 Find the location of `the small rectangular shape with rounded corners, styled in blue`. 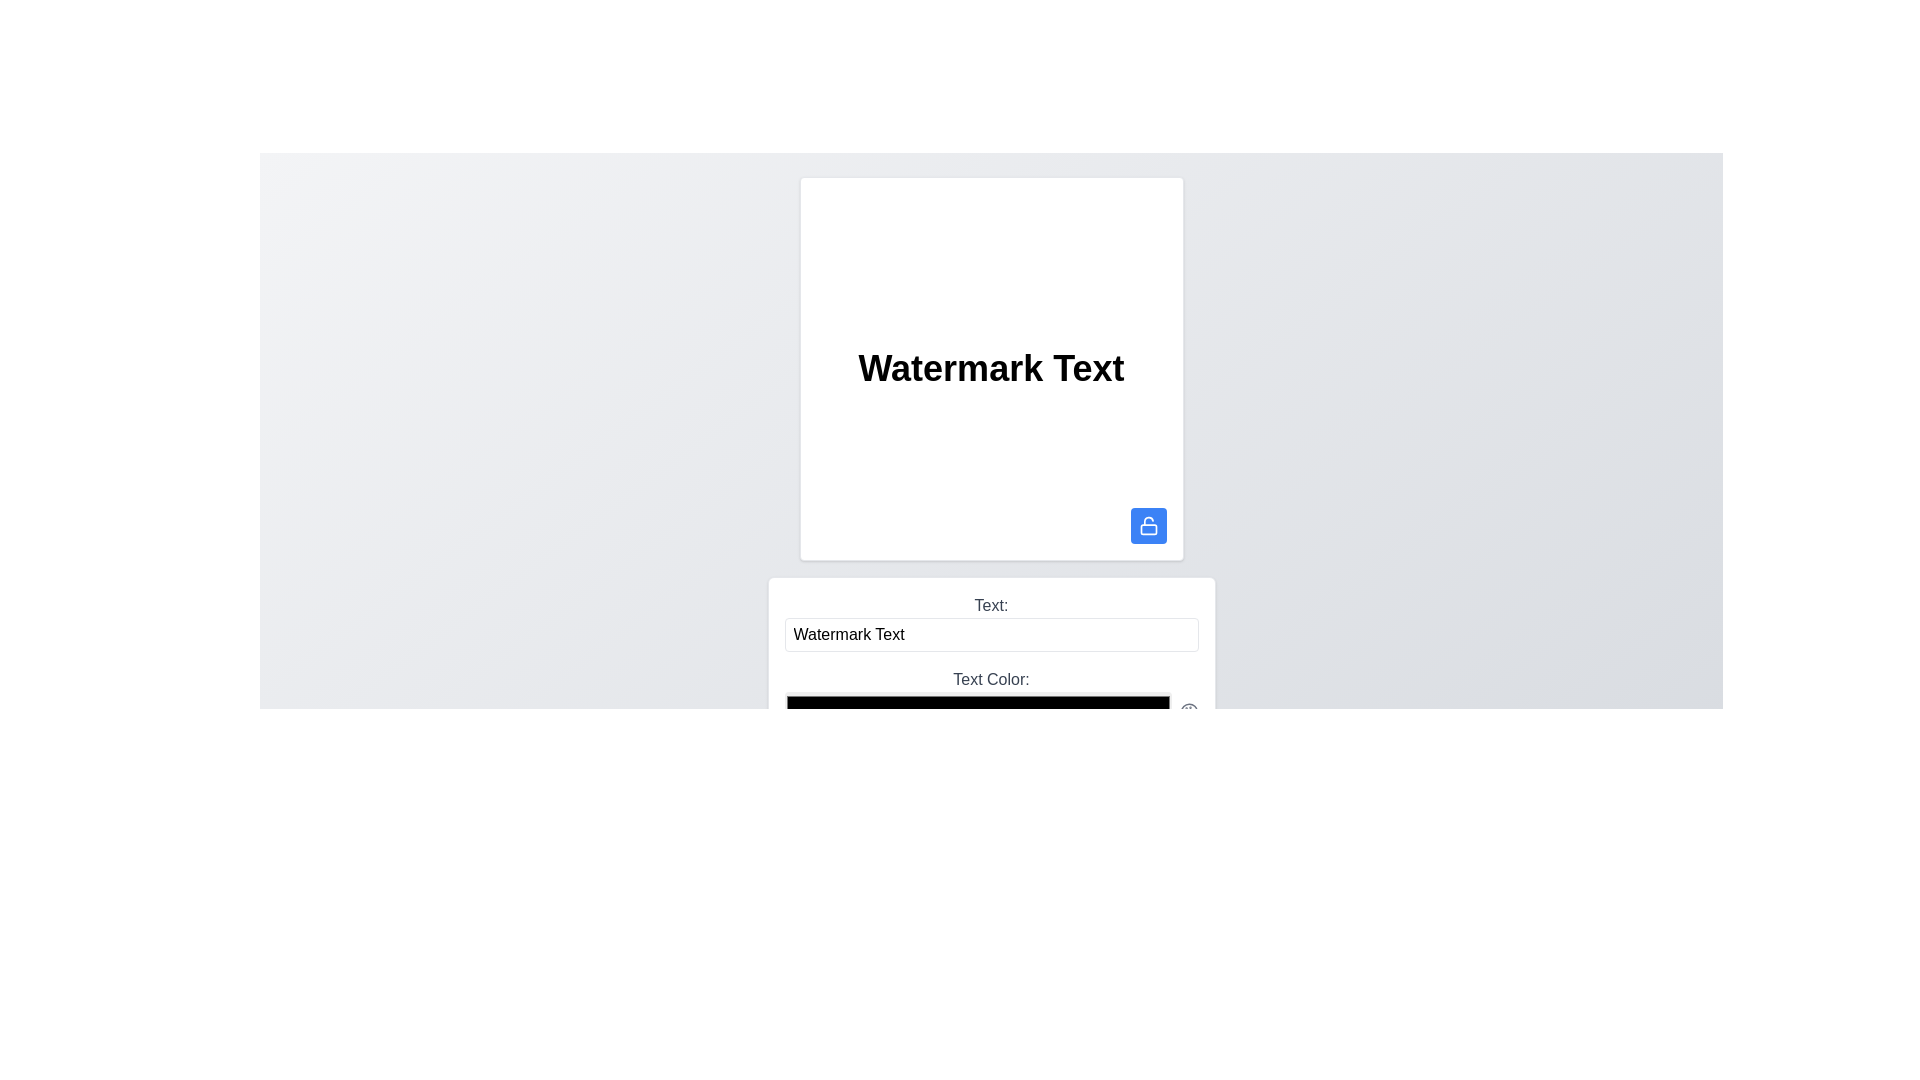

the small rectangular shape with rounded corners, styled in blue is located at coordinates (1148, 528).